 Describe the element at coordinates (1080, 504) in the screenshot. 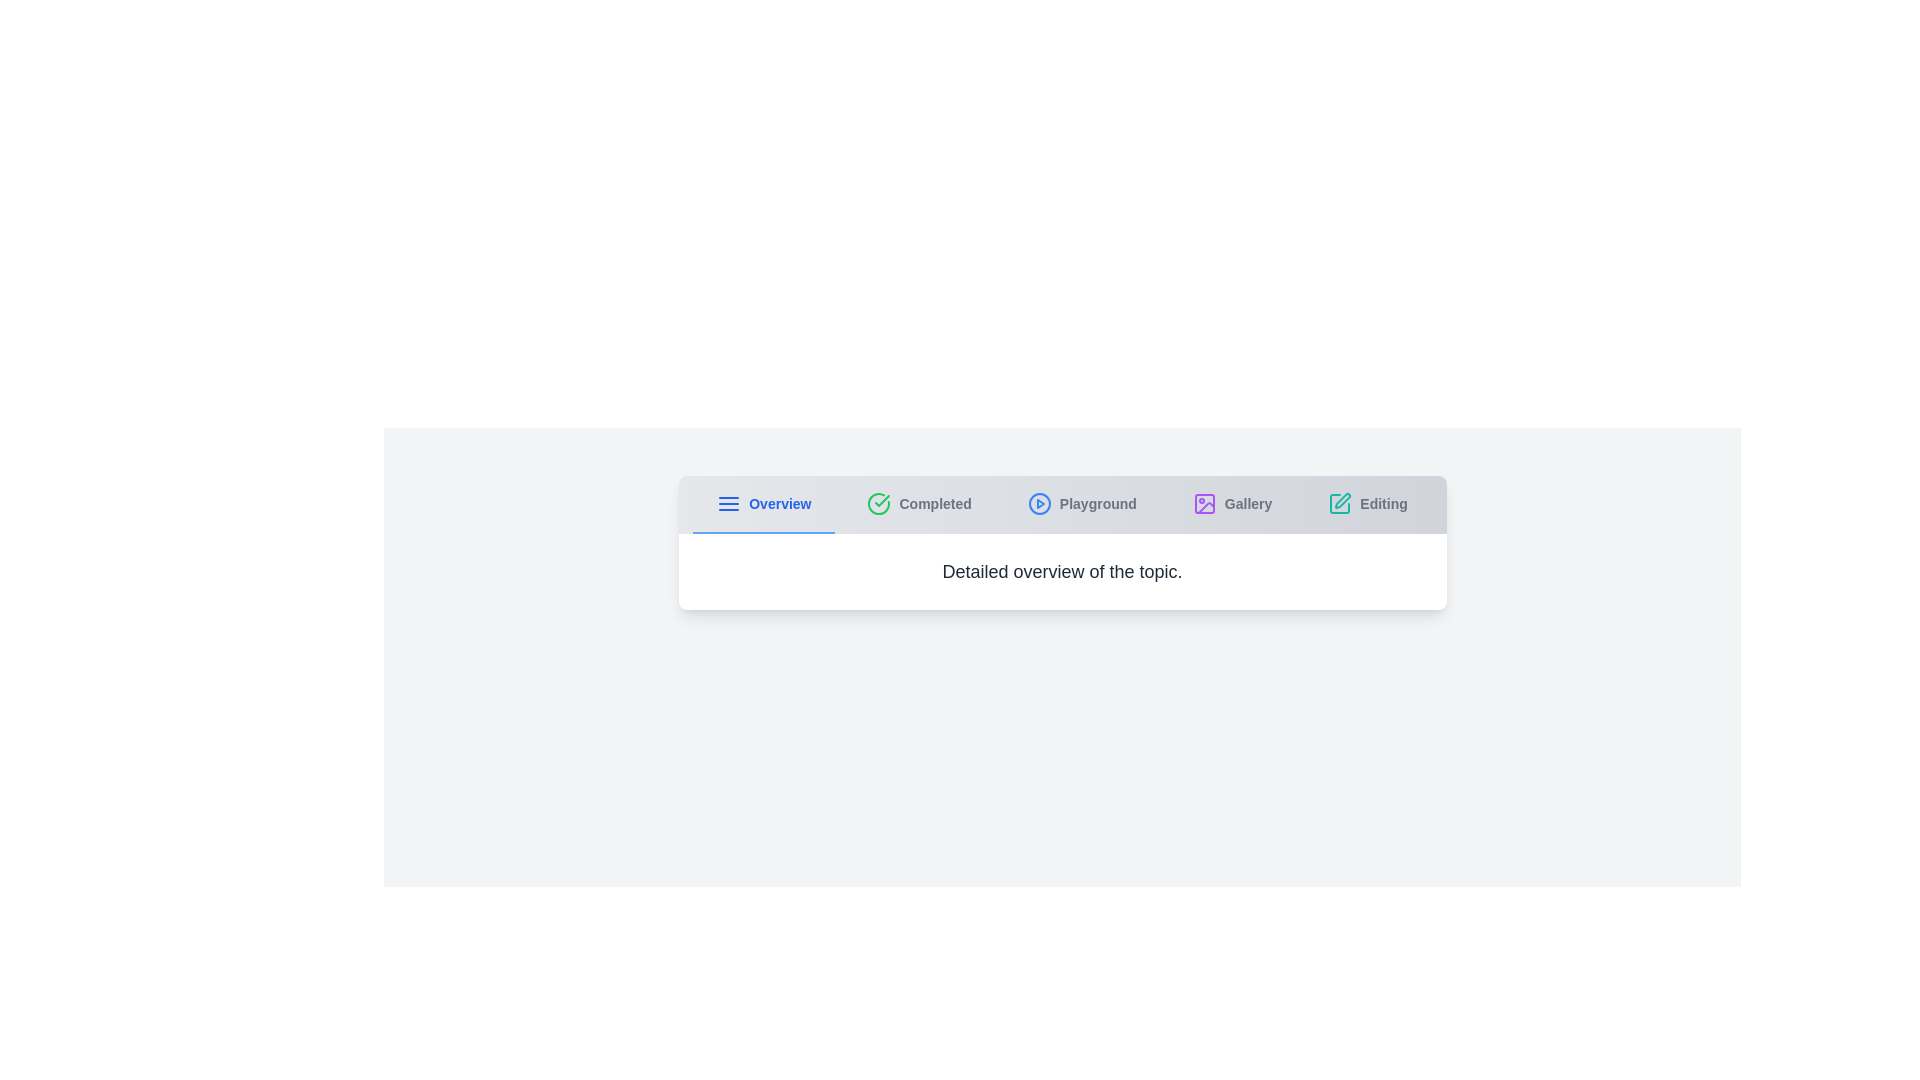

I see `the Playground tab to navigate to its content` at that location.